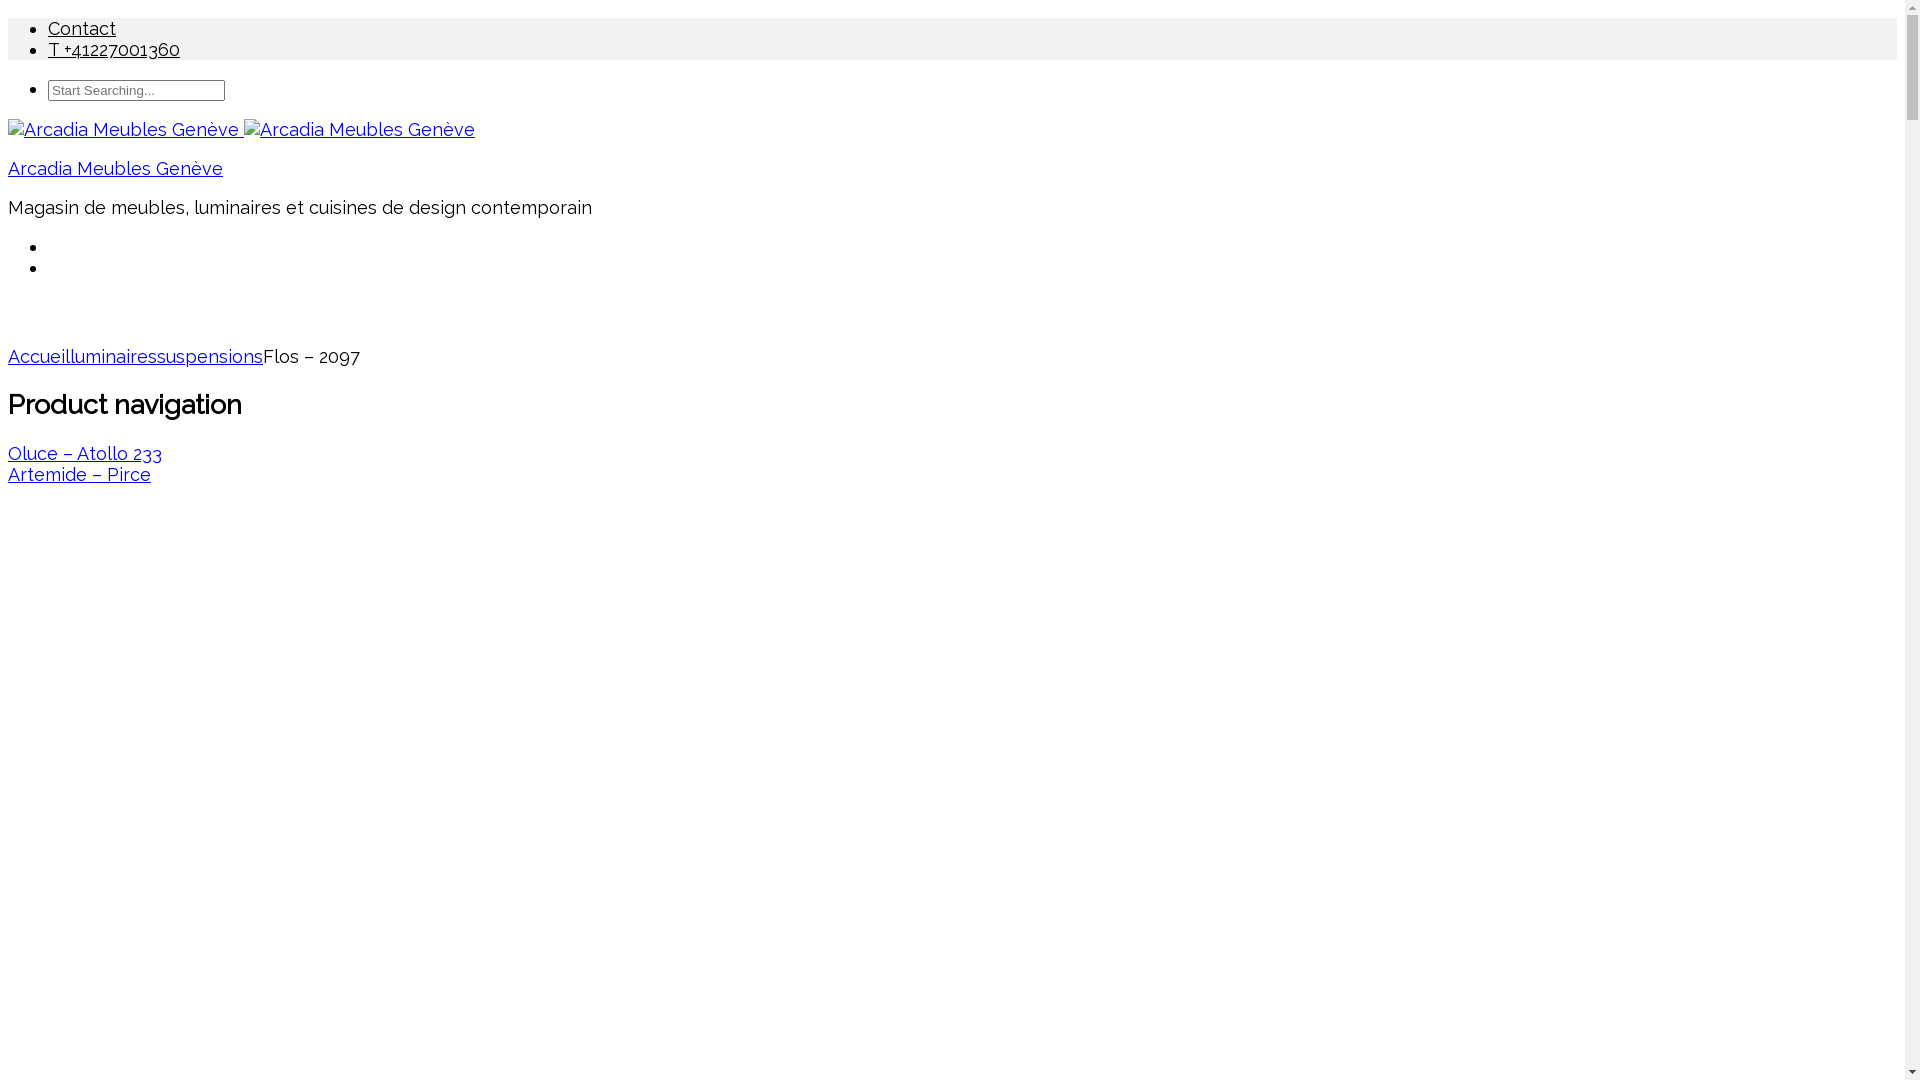 Image resolution: width=1920 pixels, height=1080 pixels. Describe the element at coordinates (112, 355) in the screenshot. I see `'luminaires'` at that location.